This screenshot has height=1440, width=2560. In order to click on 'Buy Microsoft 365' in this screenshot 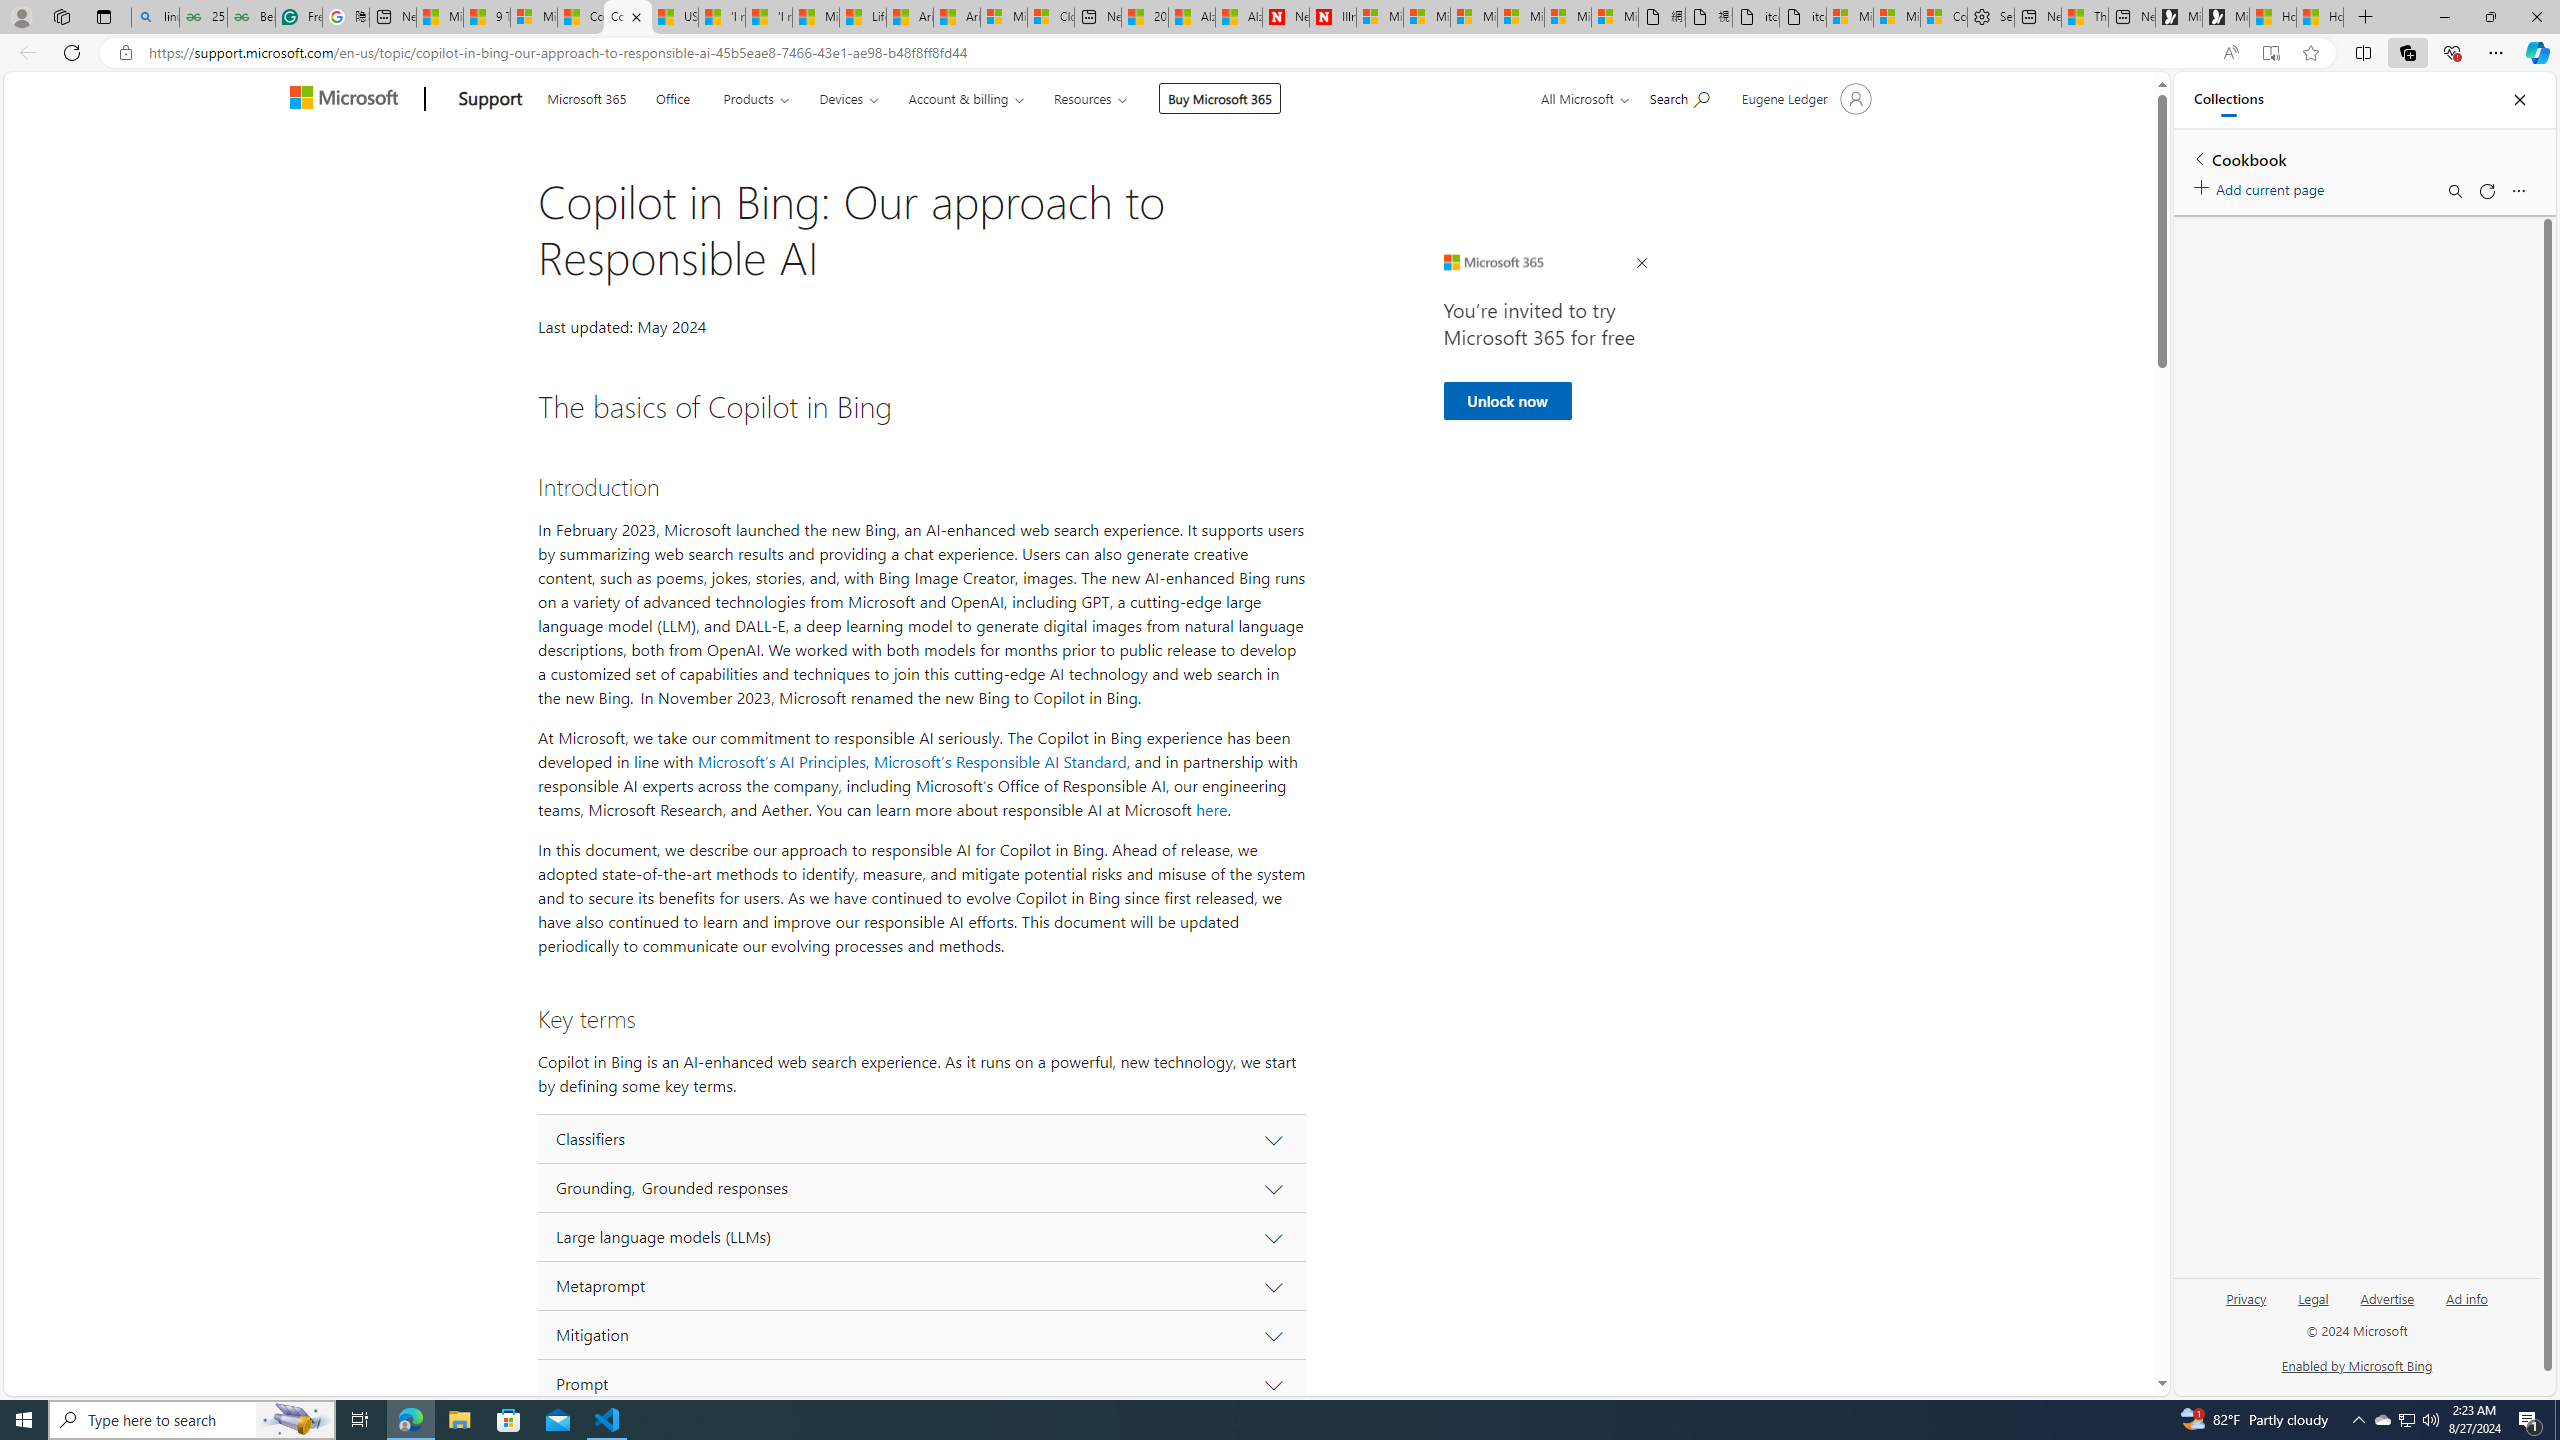, I will do `click(1218, 97)`.